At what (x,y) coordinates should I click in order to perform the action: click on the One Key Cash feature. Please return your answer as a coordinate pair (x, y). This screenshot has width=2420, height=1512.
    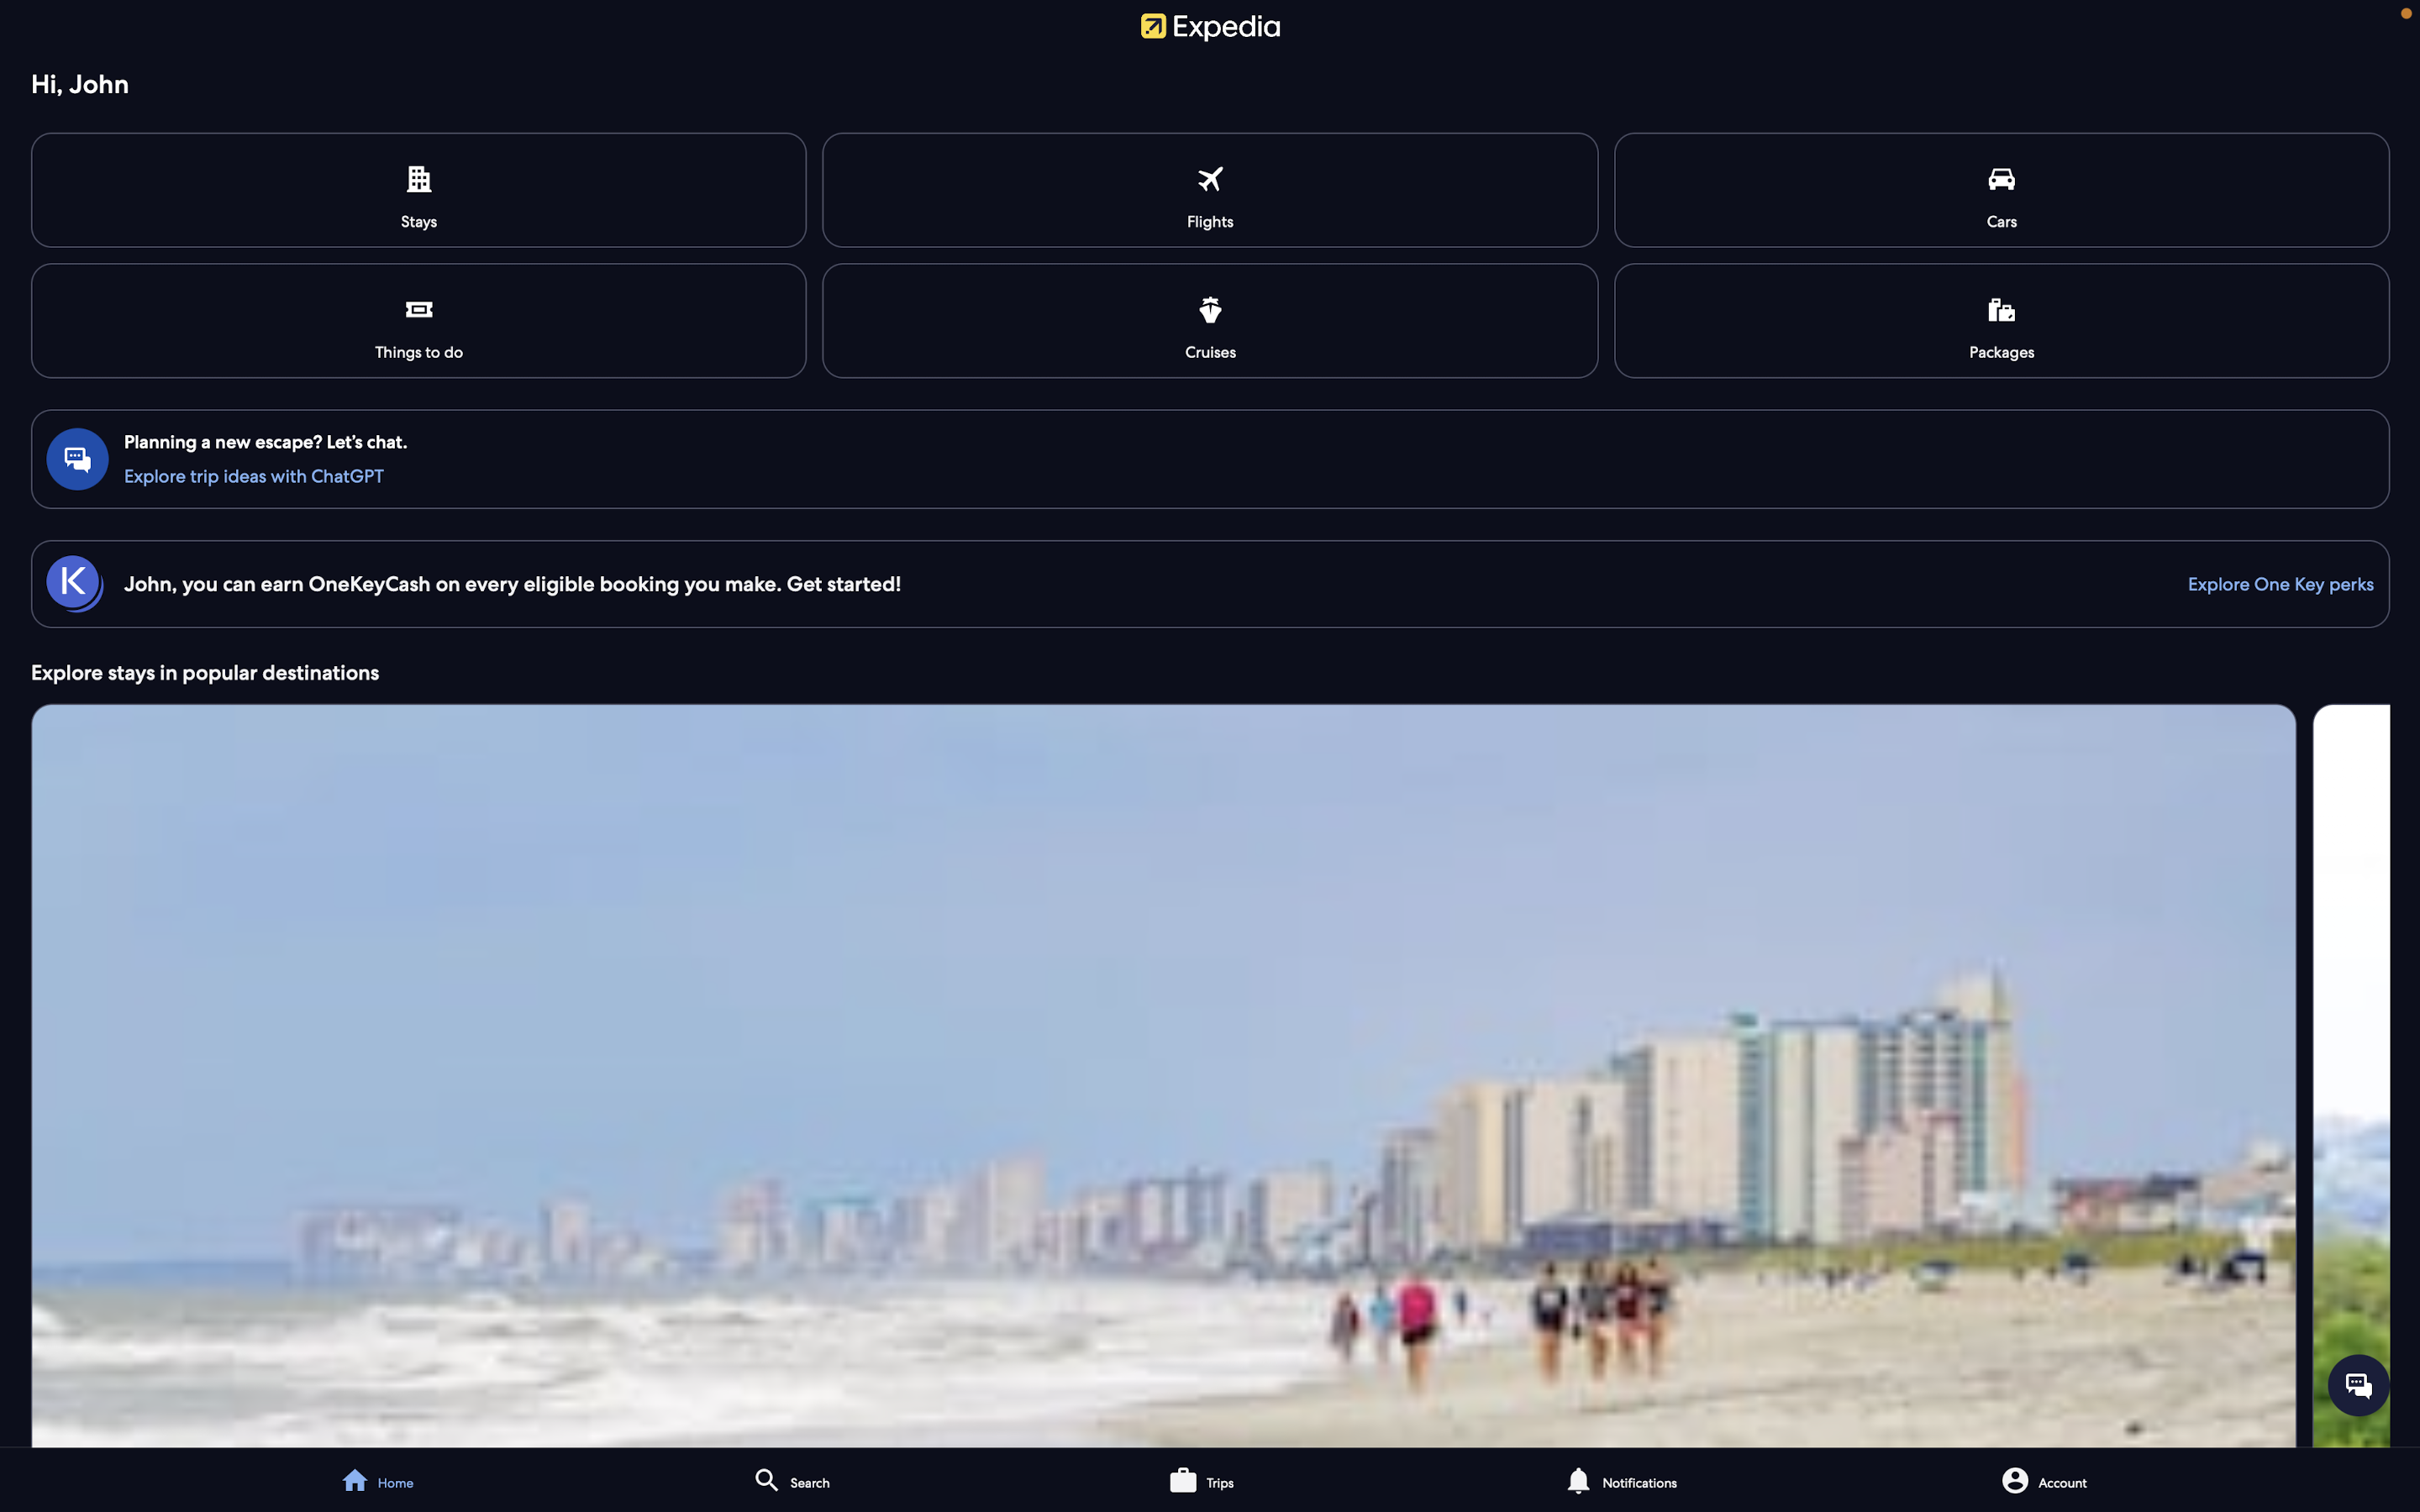
    Looking at the image, I should click on (2270, 582).